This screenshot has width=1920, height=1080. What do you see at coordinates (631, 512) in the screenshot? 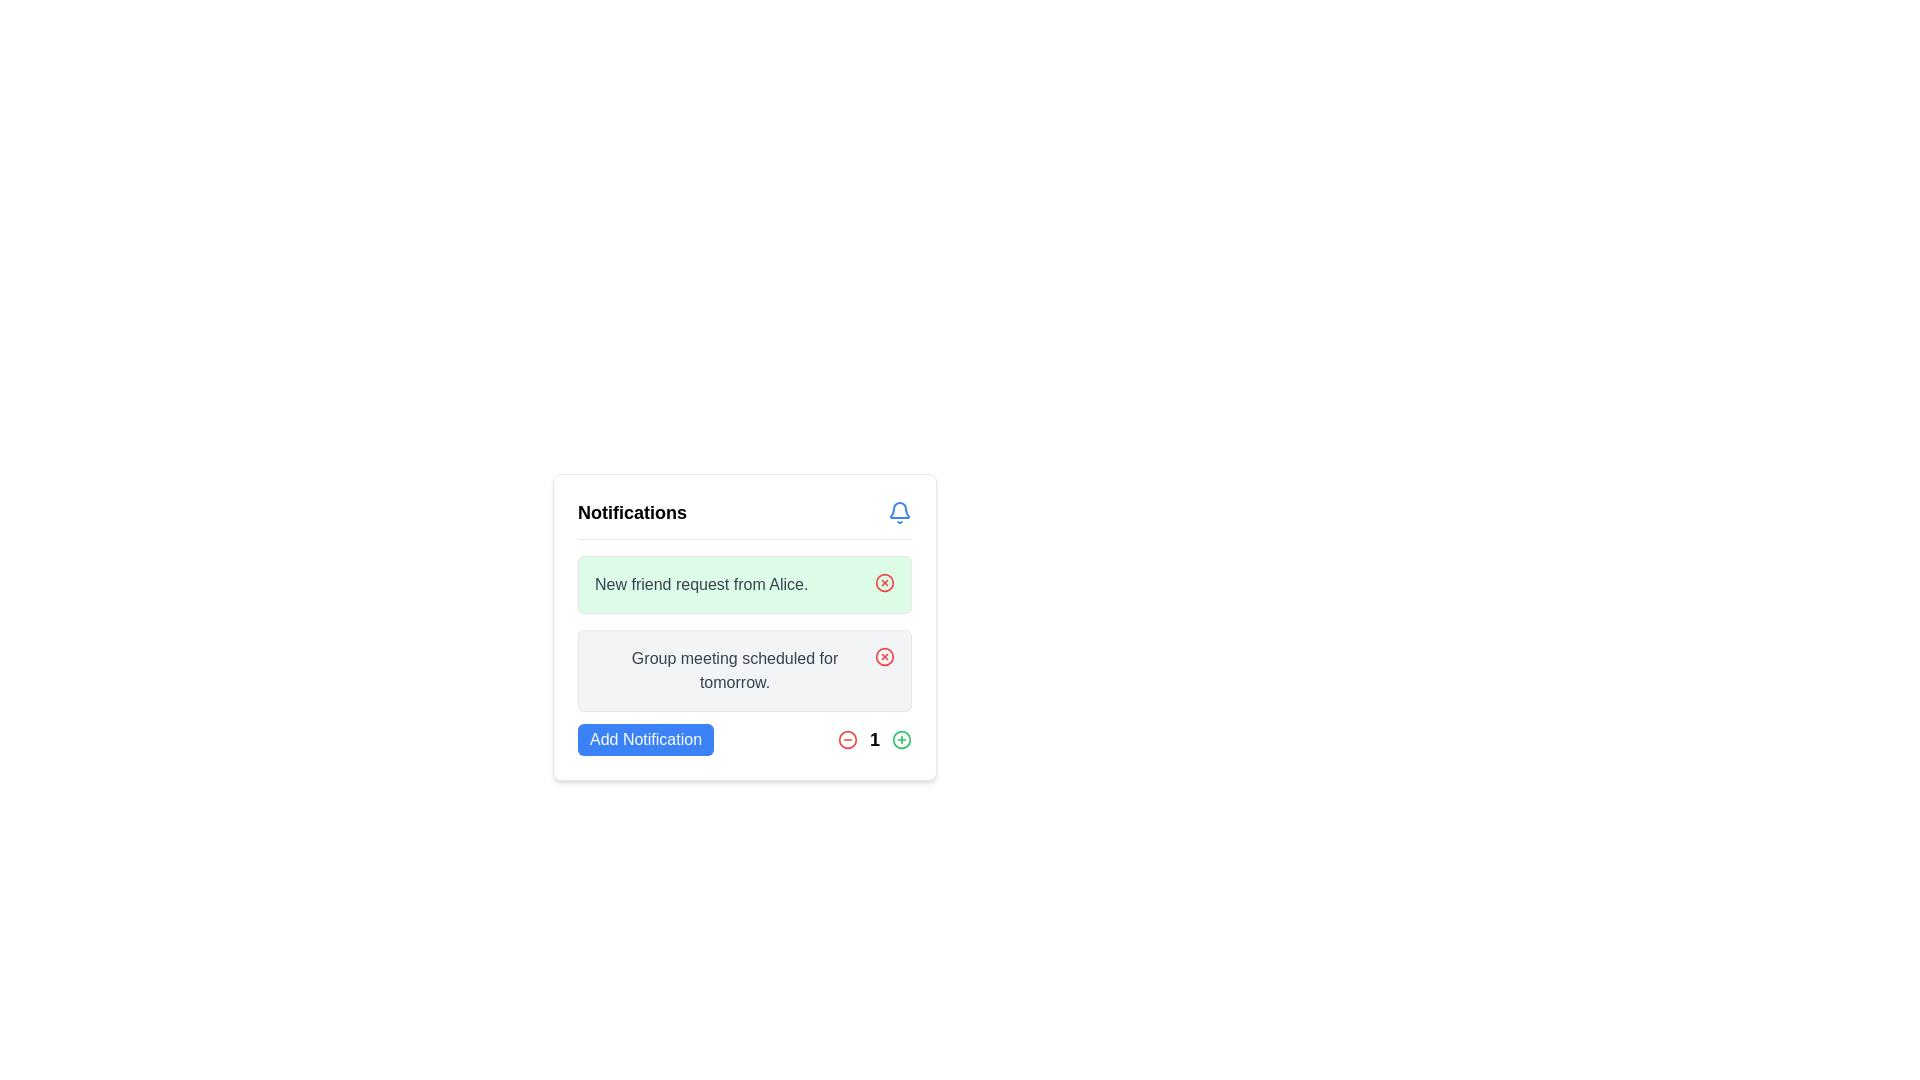
I see `the 'Notifications' text block, which is styled in bold and large font and positioned in the header section of the interface` at bounding box center [631, 512].